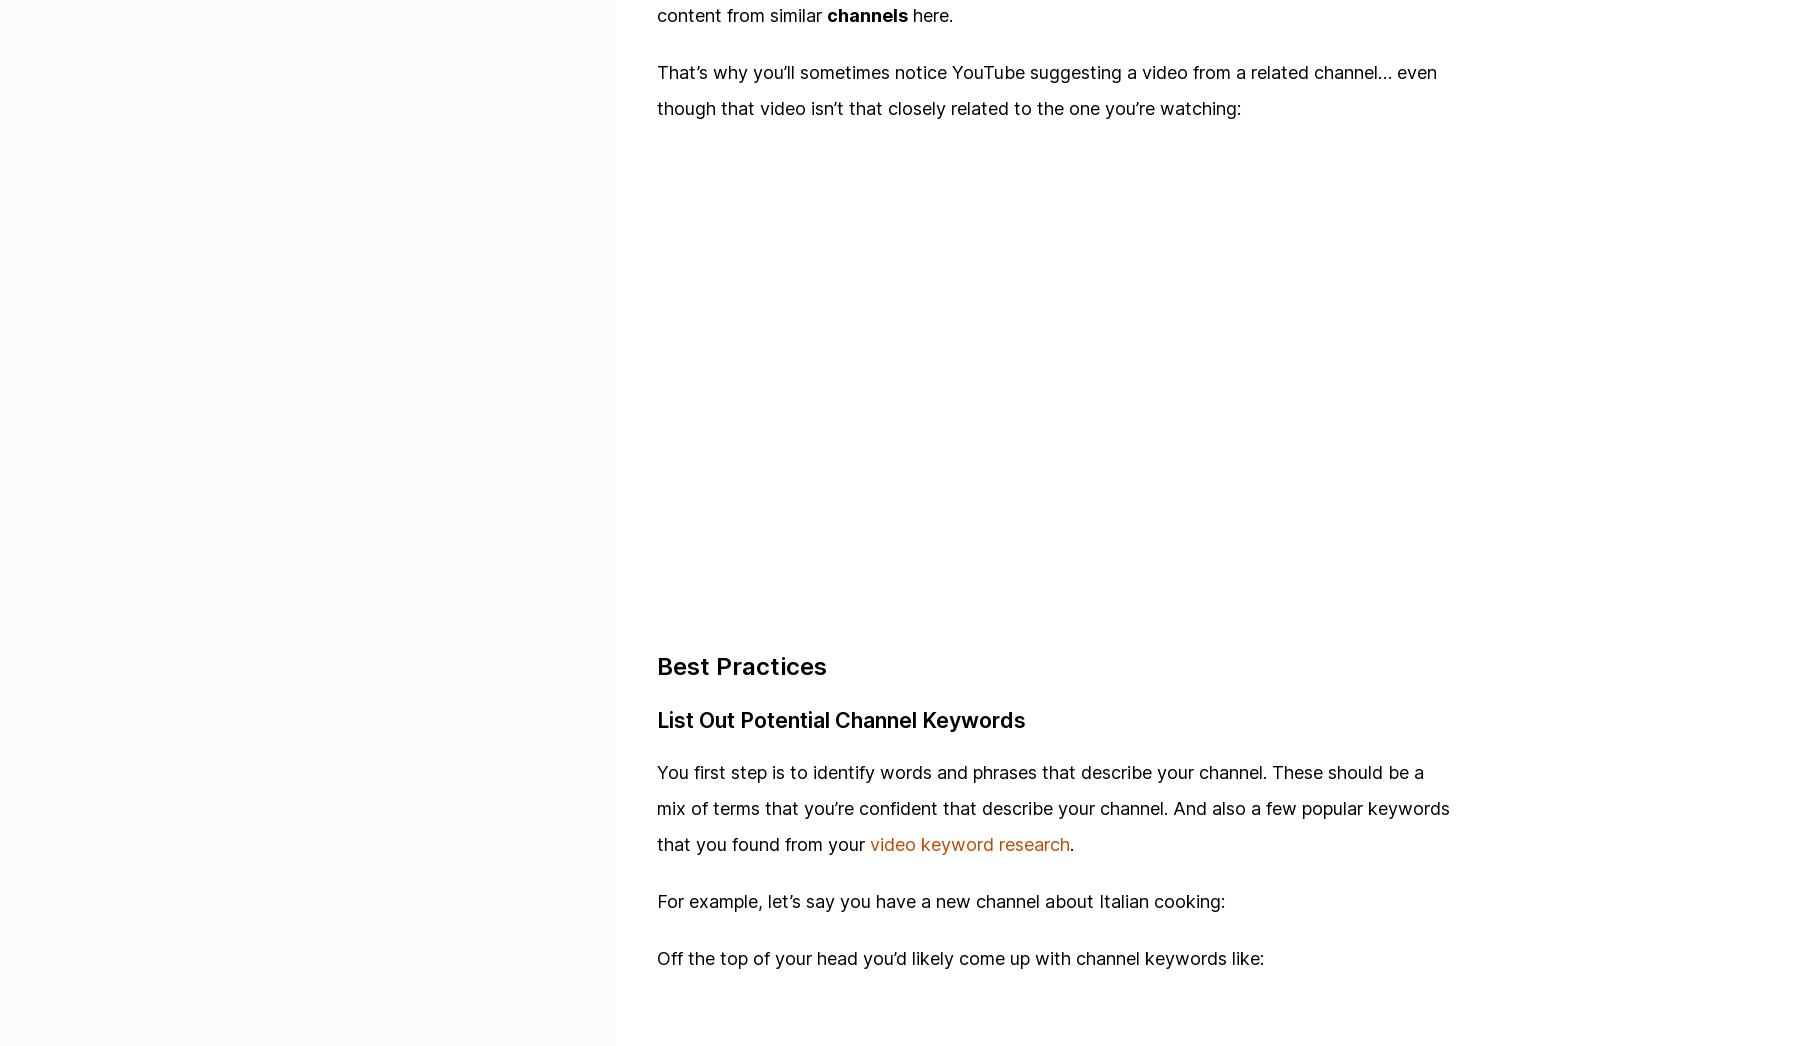 This screenshot has height=1046, width=1800. Describe the element at coordinates (1069, 843) in the screenshot. I see `'.'` at that location.